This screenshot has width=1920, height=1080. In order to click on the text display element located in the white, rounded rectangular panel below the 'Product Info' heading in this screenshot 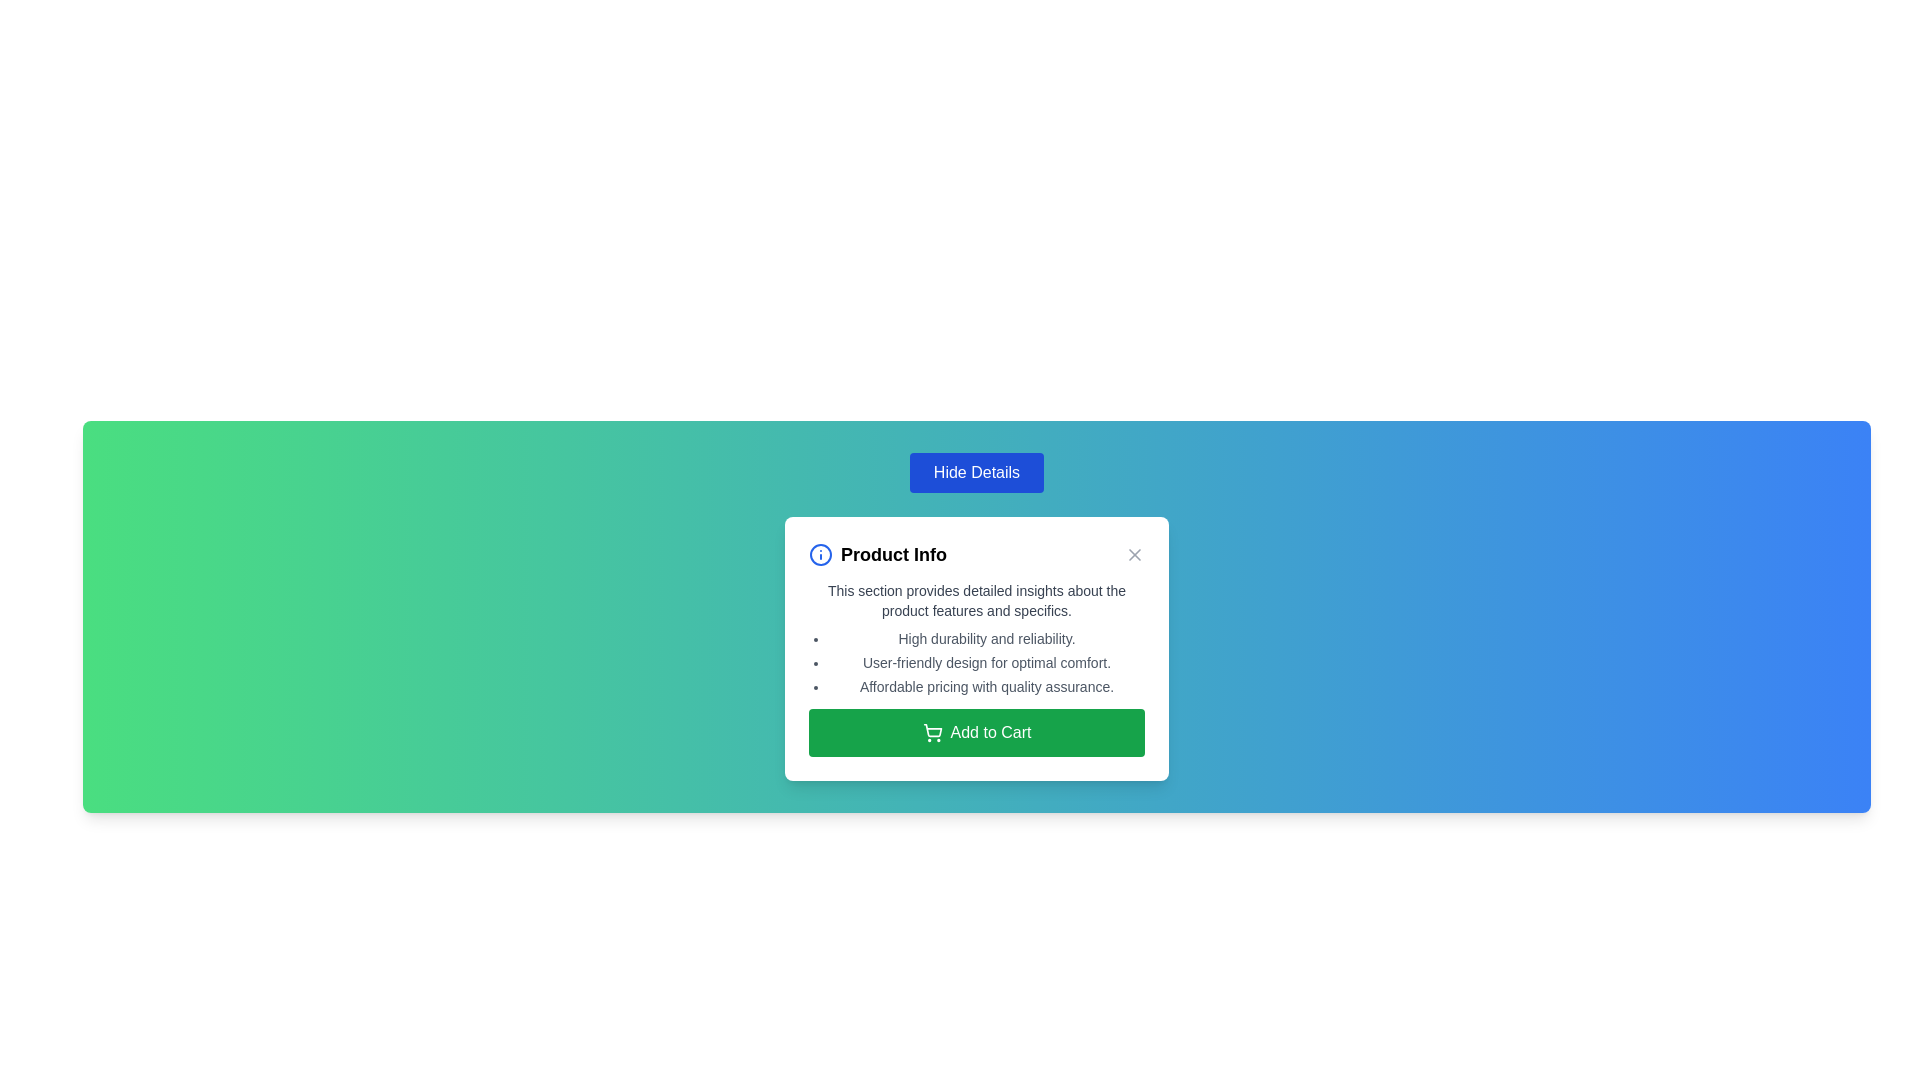, I will do `click(977, 600)`.